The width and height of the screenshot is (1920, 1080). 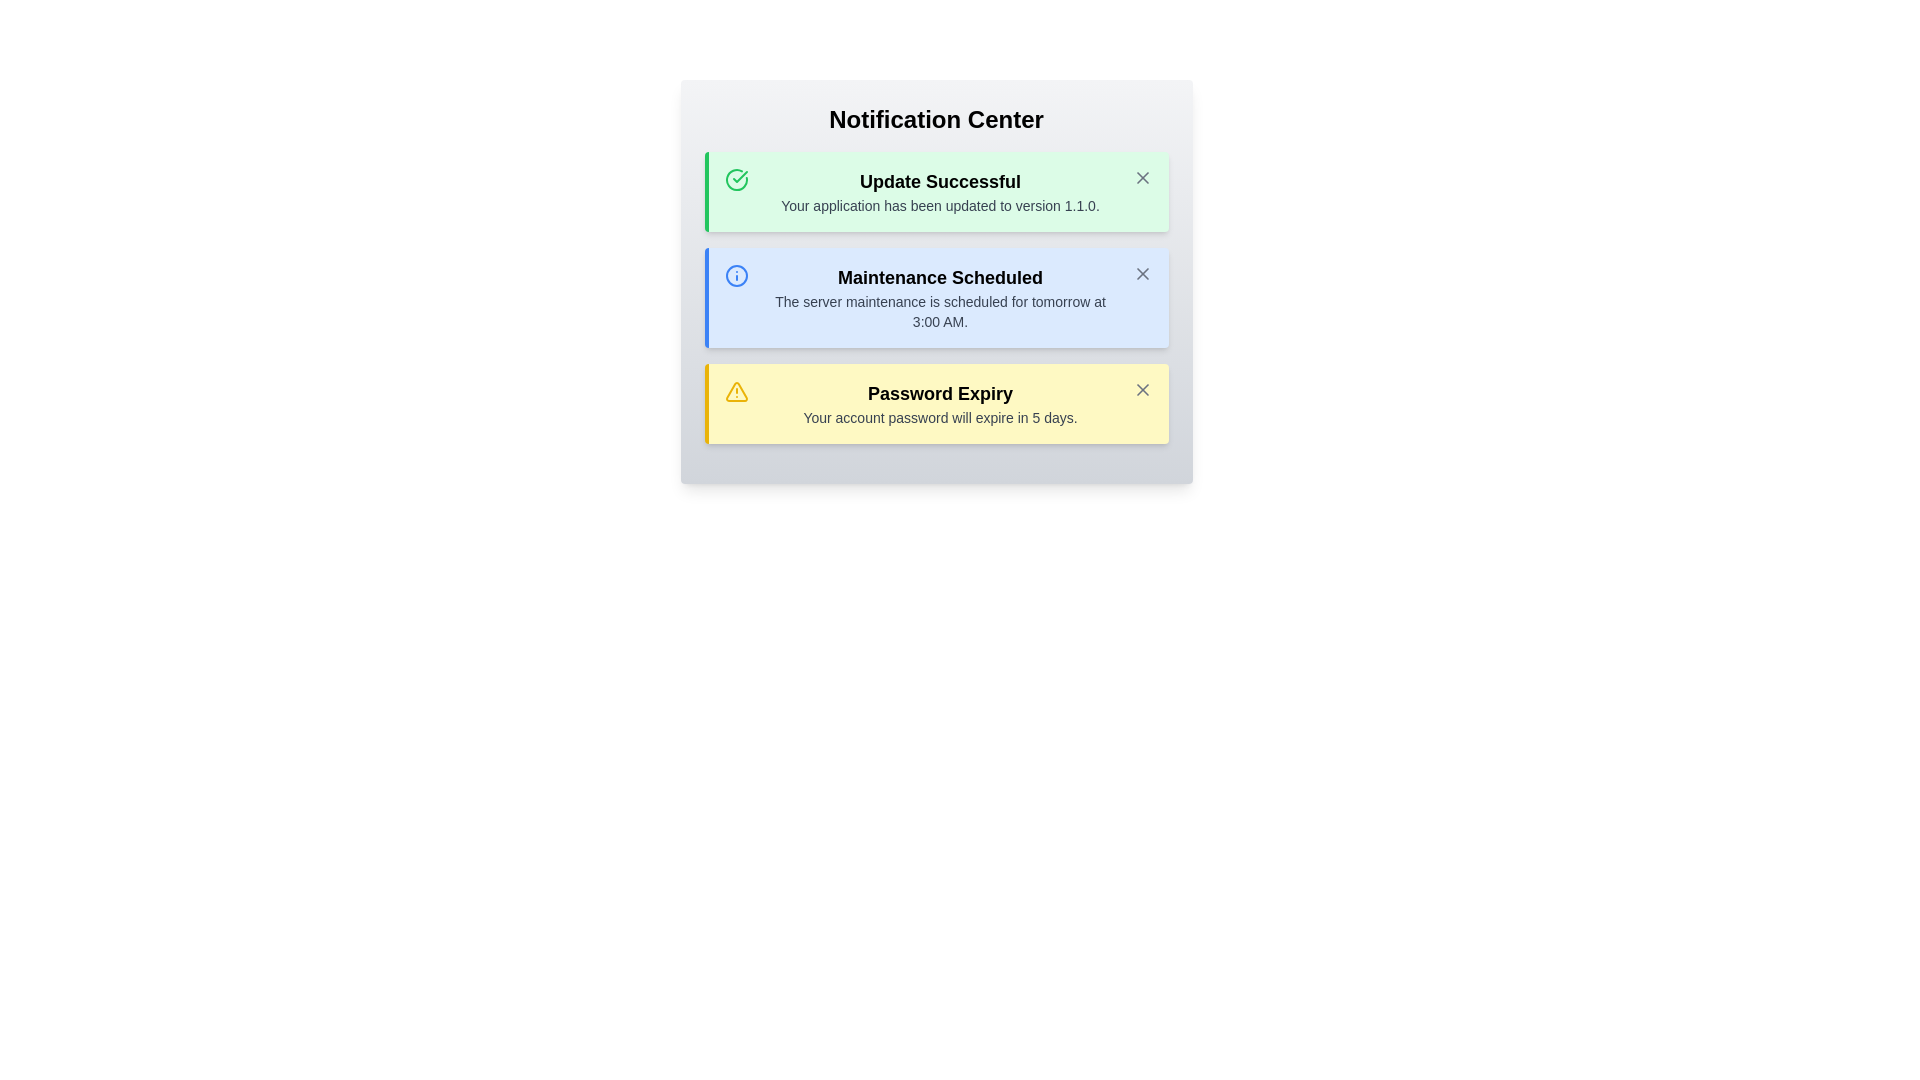 I want to click on the close button icon located on the right-hand side of the 'Maintenance Scheduled' notification card in the Notification Center, so click(x=1142, y=273).